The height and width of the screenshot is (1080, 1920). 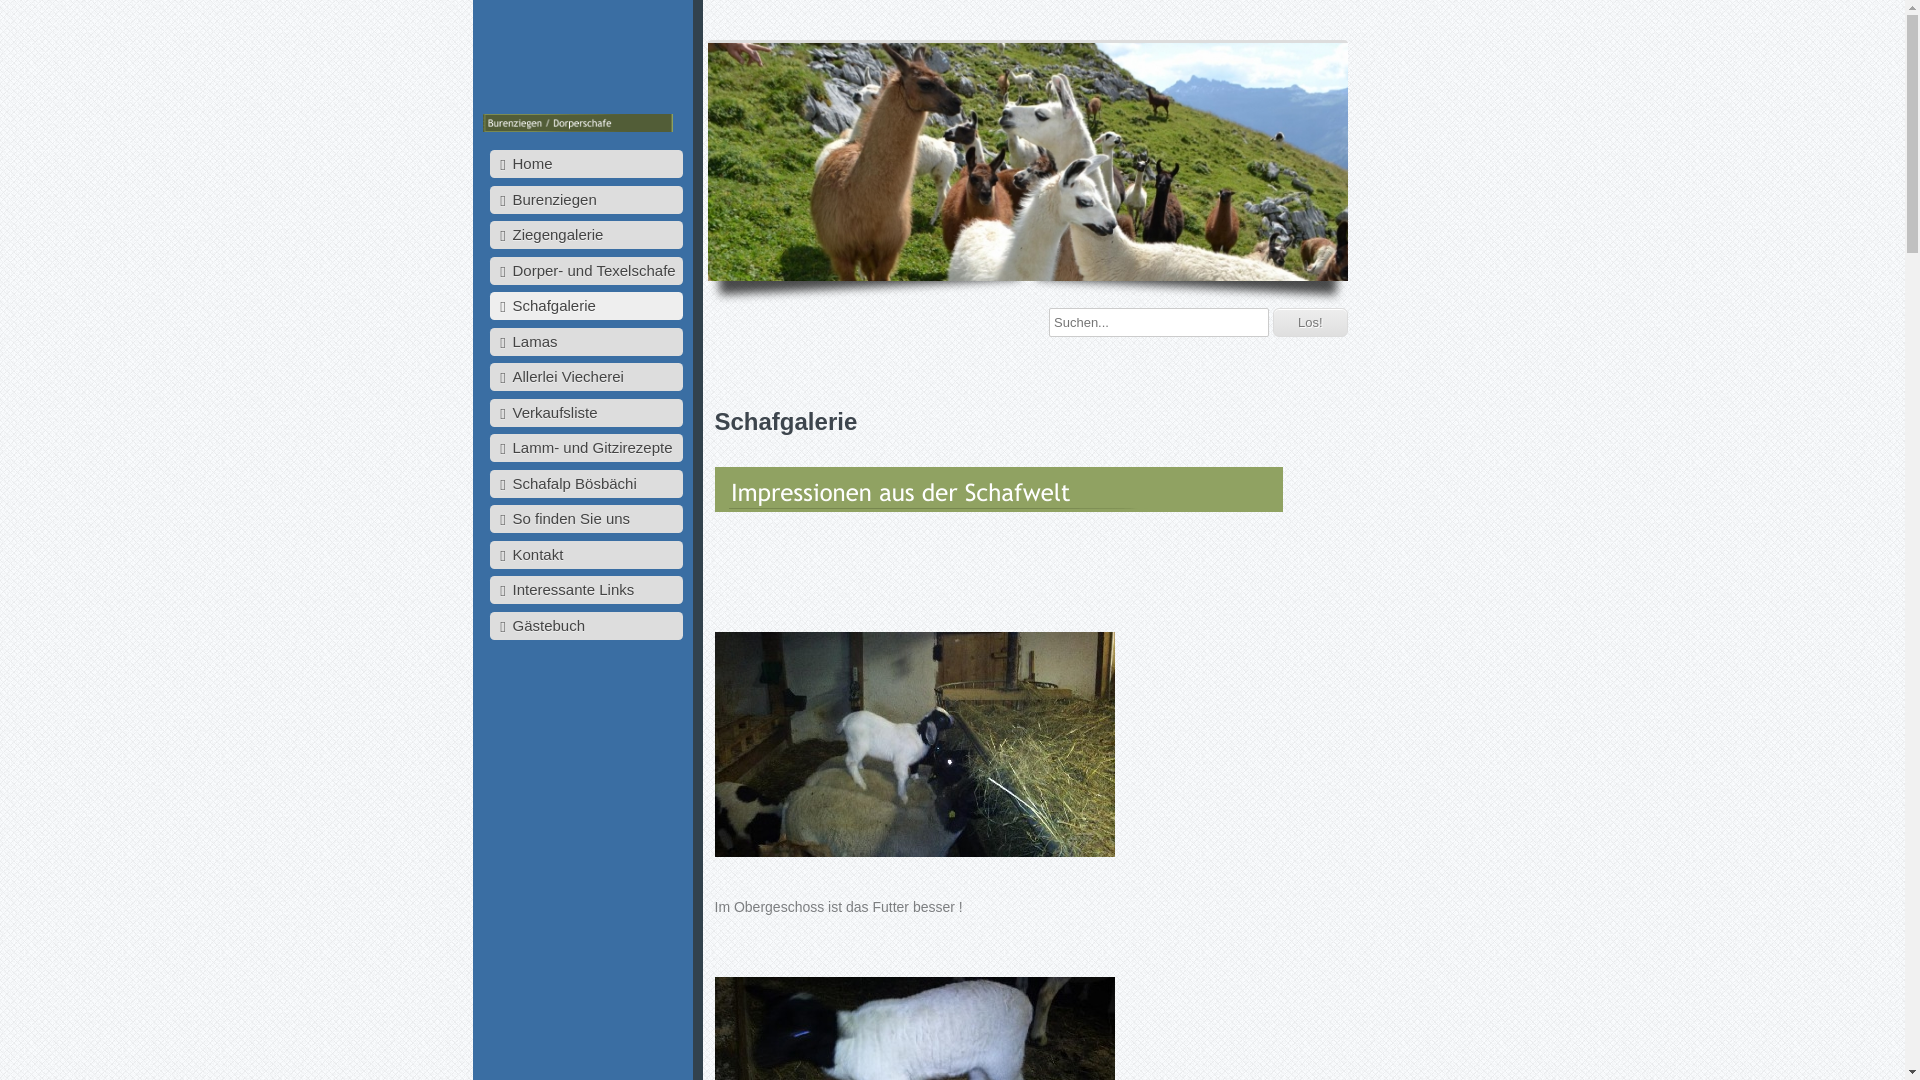 I want to click on 'Verkaufsliste', so click(x=585, y=411).